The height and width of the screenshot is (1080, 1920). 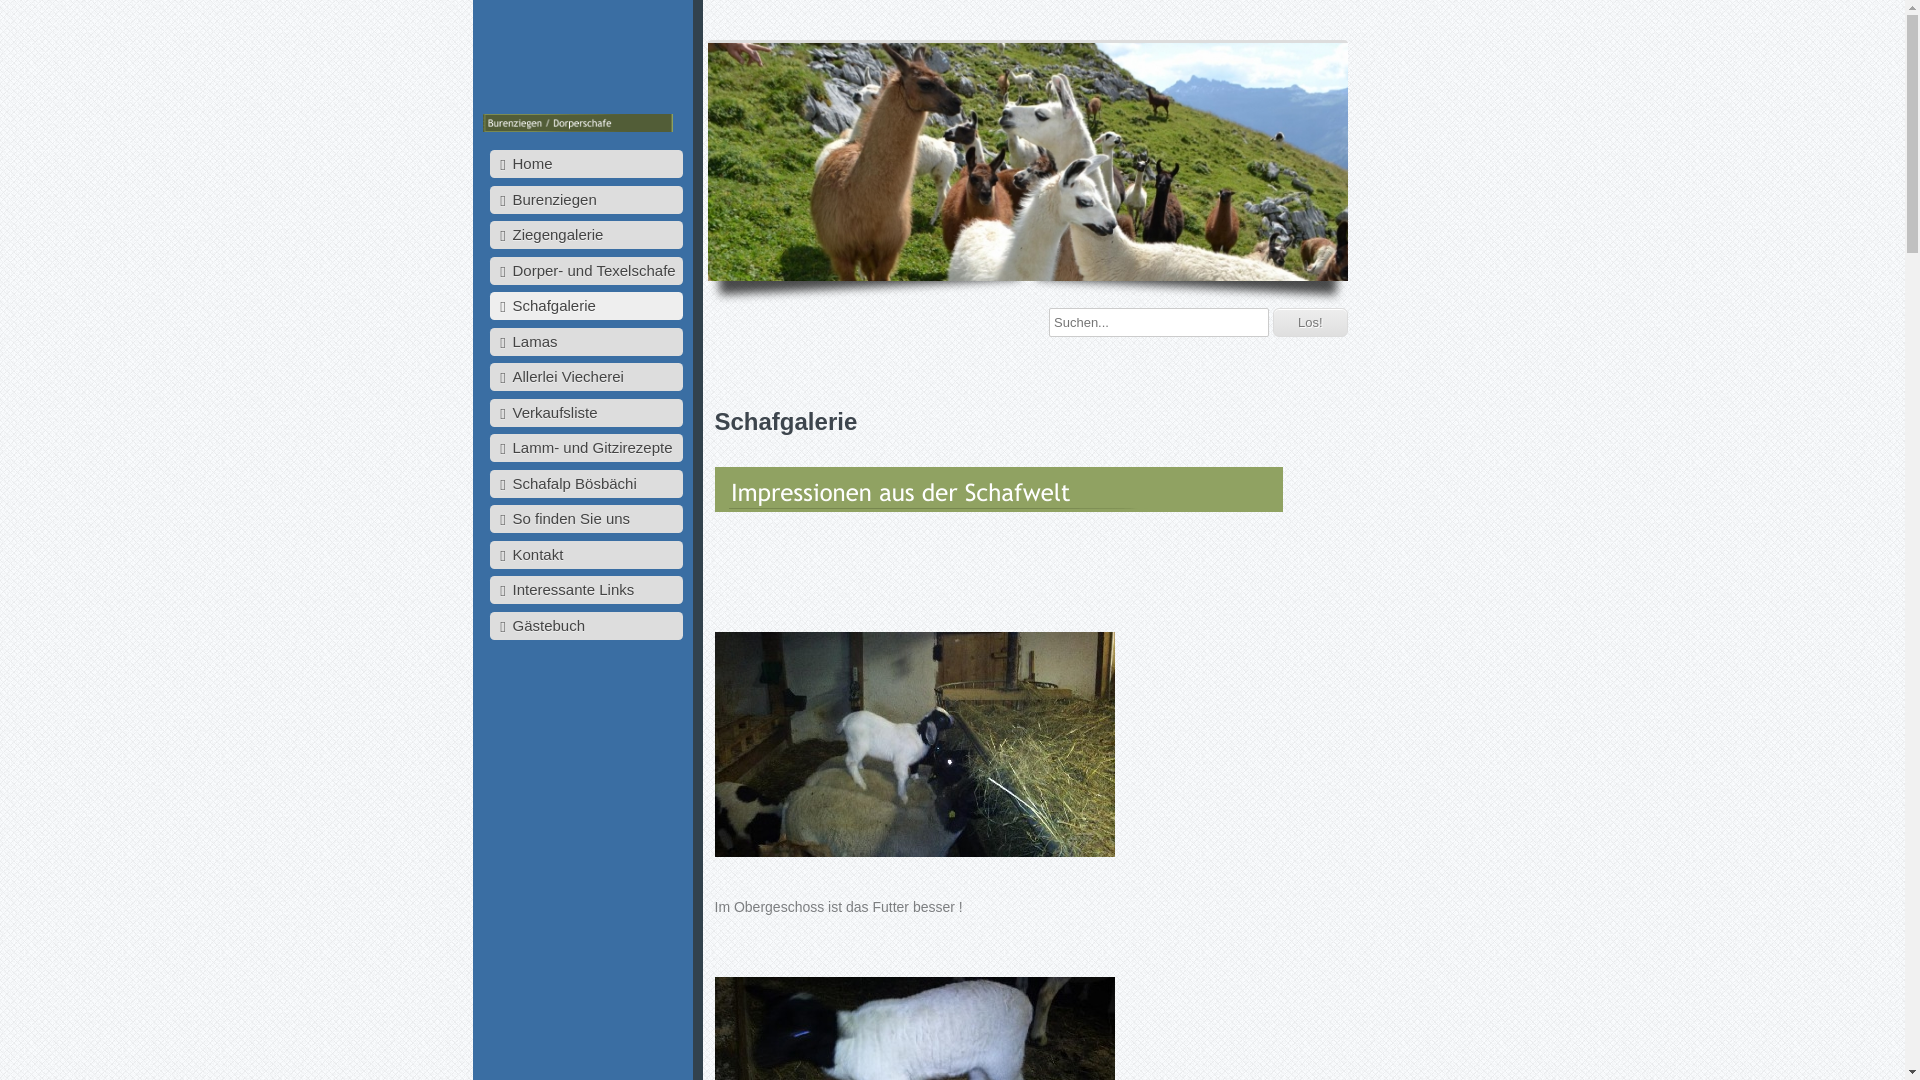 I want to click on 'Verkaufsliste', so click(x=585, y=411).